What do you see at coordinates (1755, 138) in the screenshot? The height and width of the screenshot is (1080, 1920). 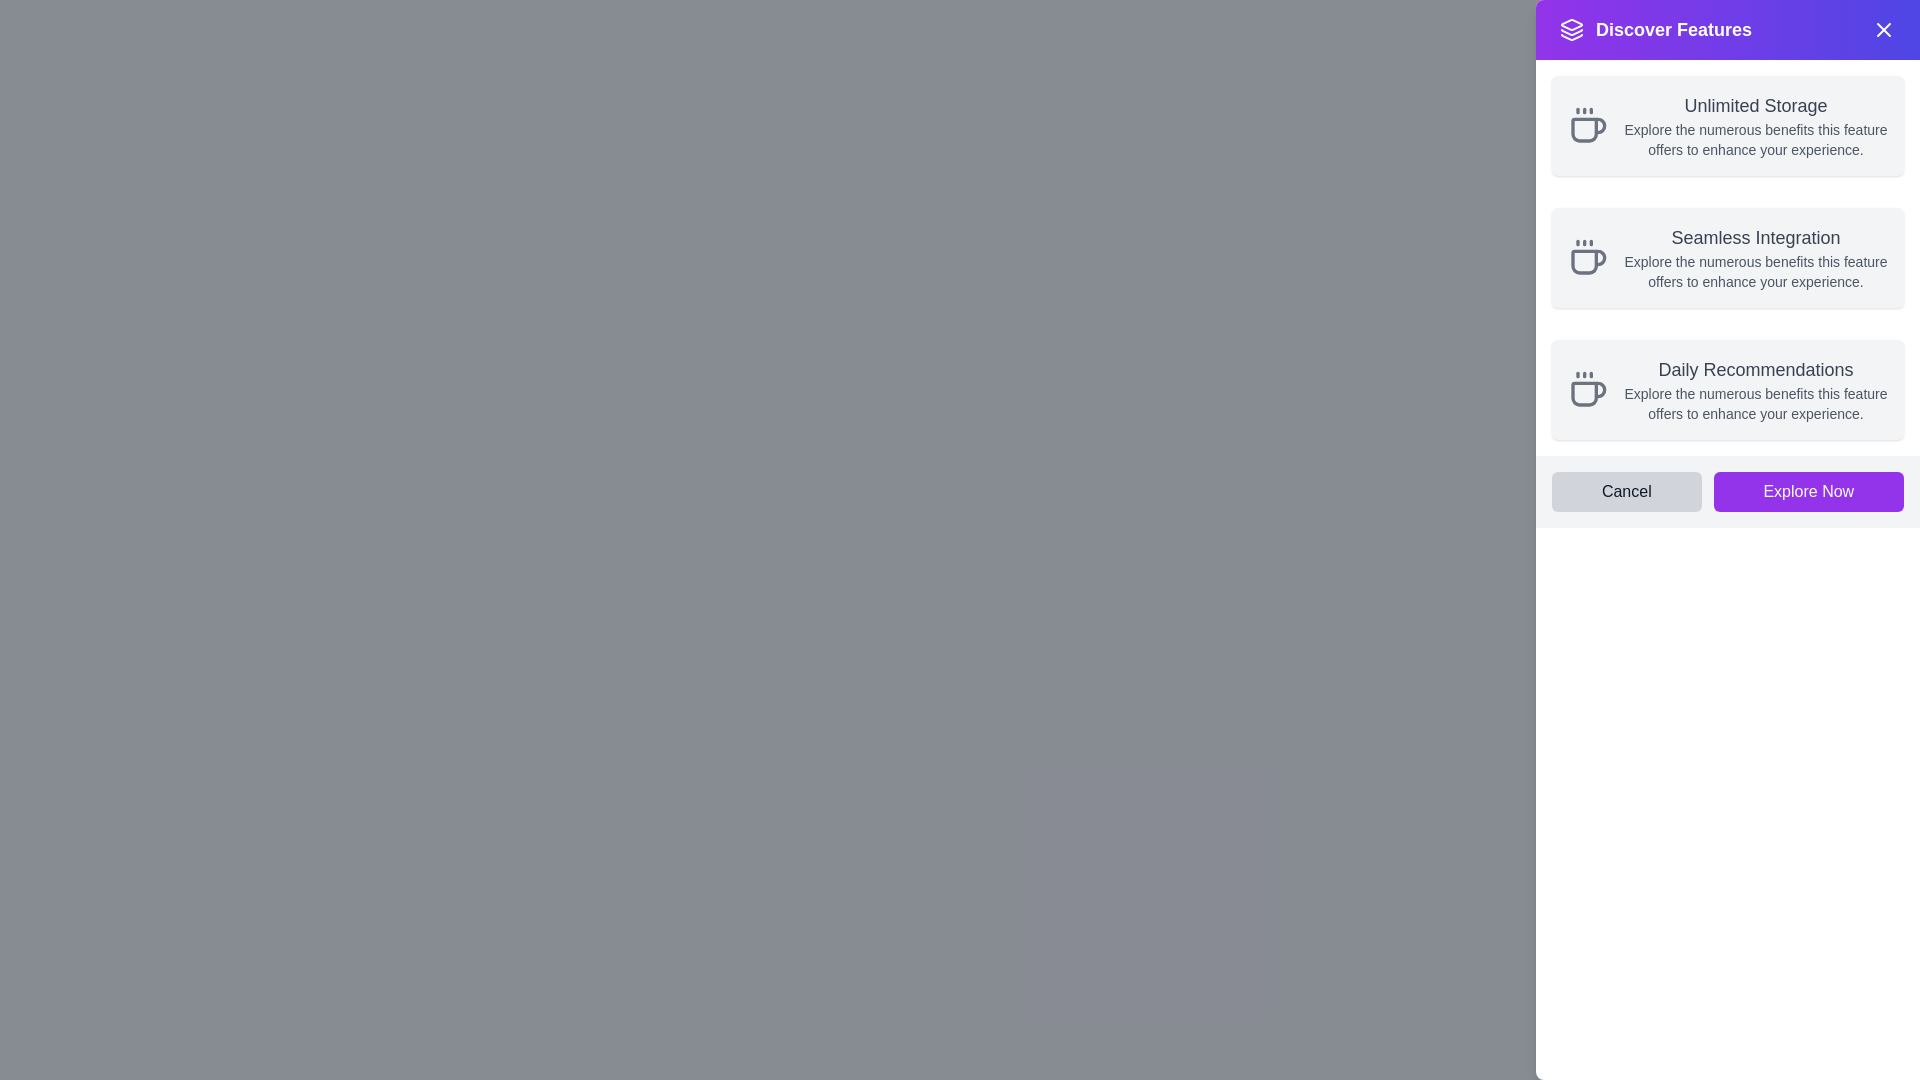 I see `static text content that states 'Explore the numerous benefits this feature offers to enhance your experience.' located beneath the heading 'Unlimited Storage' in the right-aligned panel titled 'Discover Features.'` at bounding box center [1755, 138].